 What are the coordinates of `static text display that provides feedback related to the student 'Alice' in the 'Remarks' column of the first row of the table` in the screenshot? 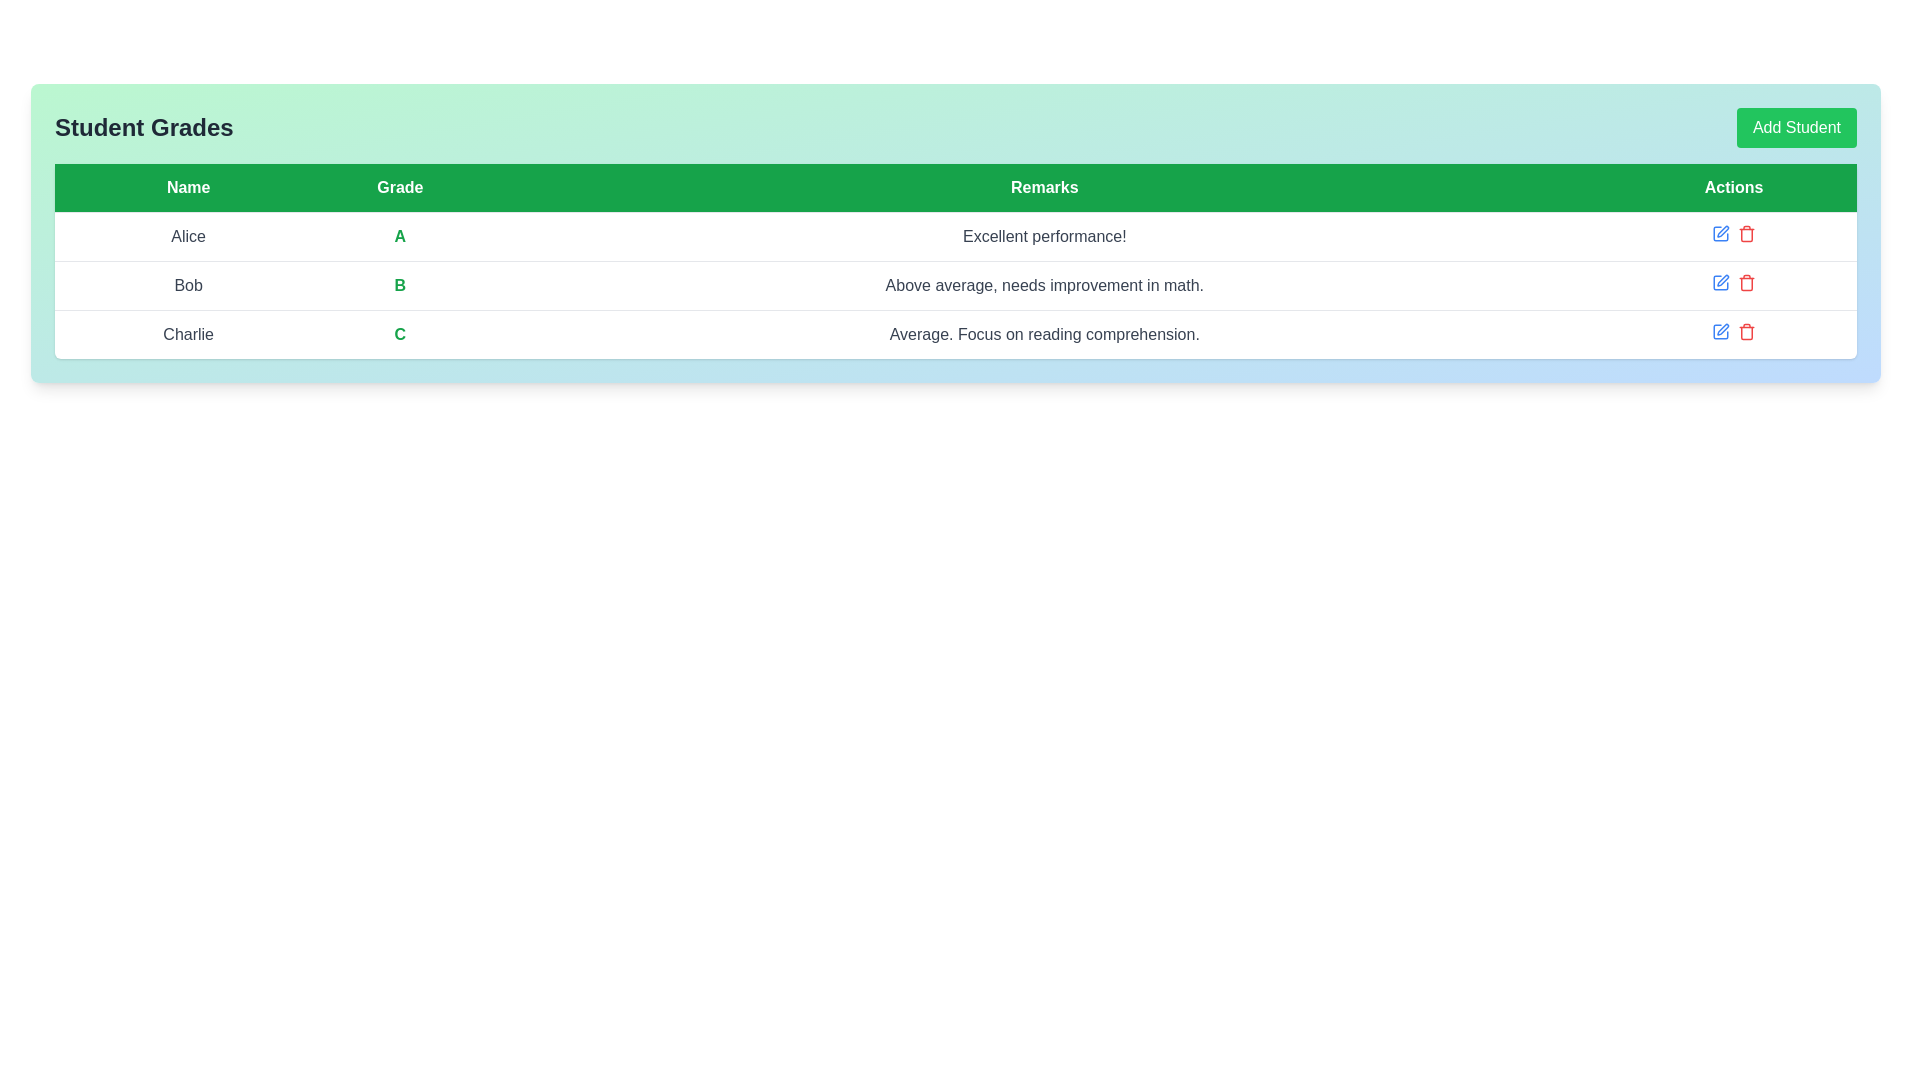 It's located at (1043, 235).